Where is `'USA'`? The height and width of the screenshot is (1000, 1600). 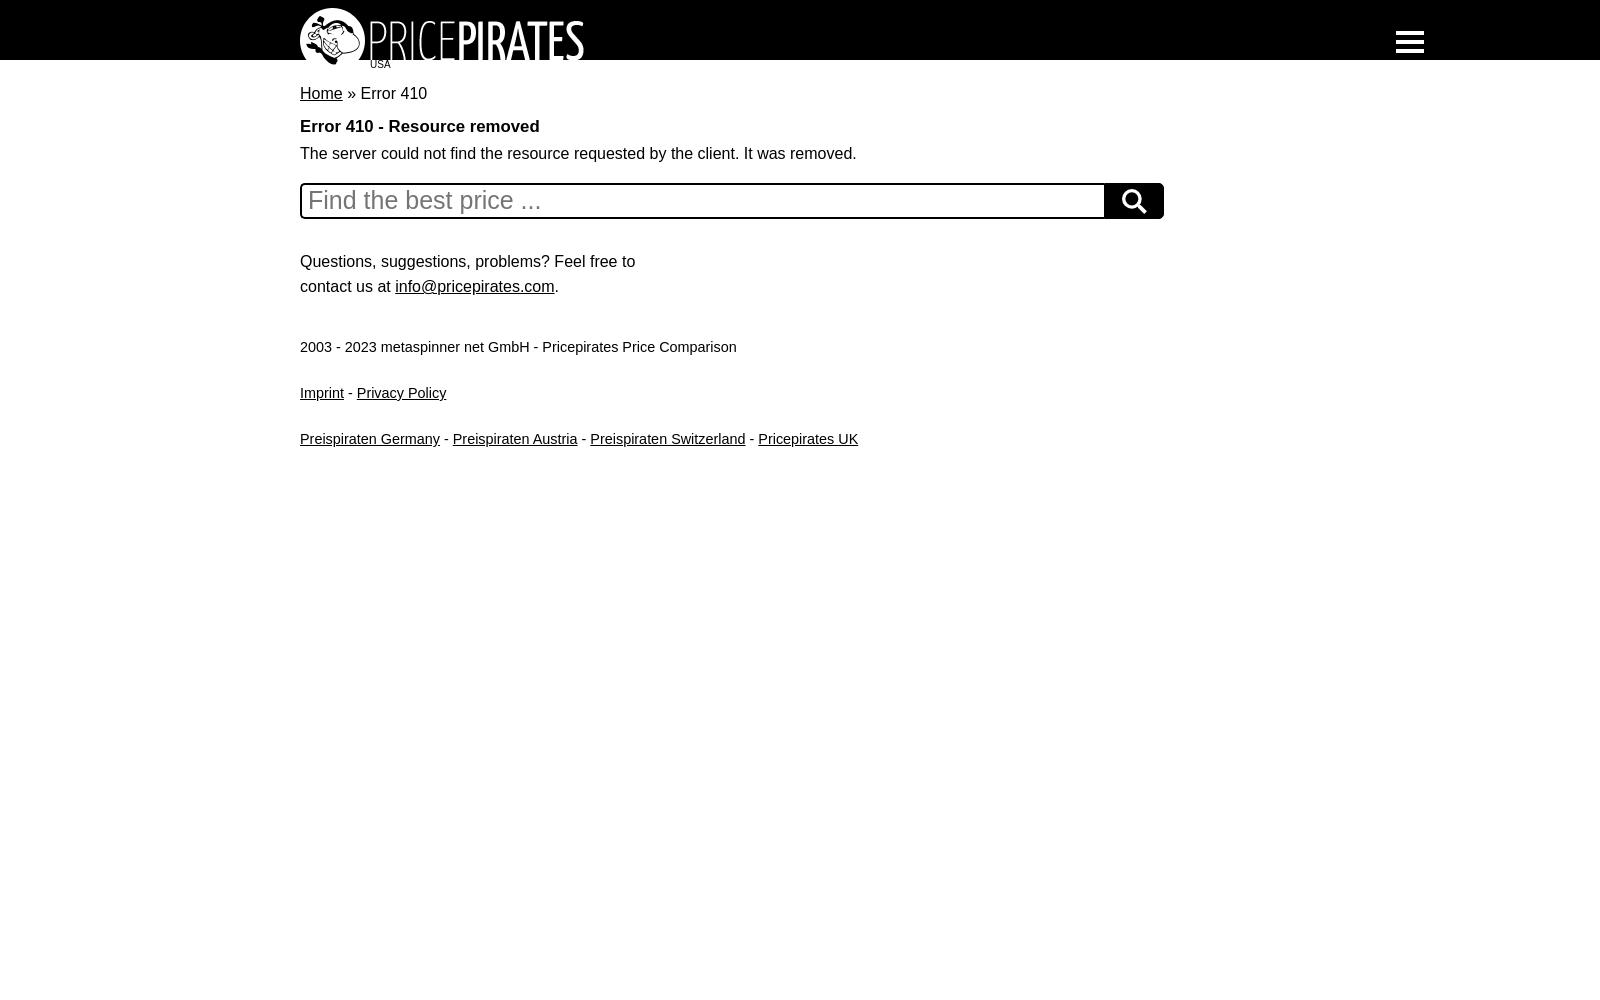
'USA' is located at coordinates (380, 63).